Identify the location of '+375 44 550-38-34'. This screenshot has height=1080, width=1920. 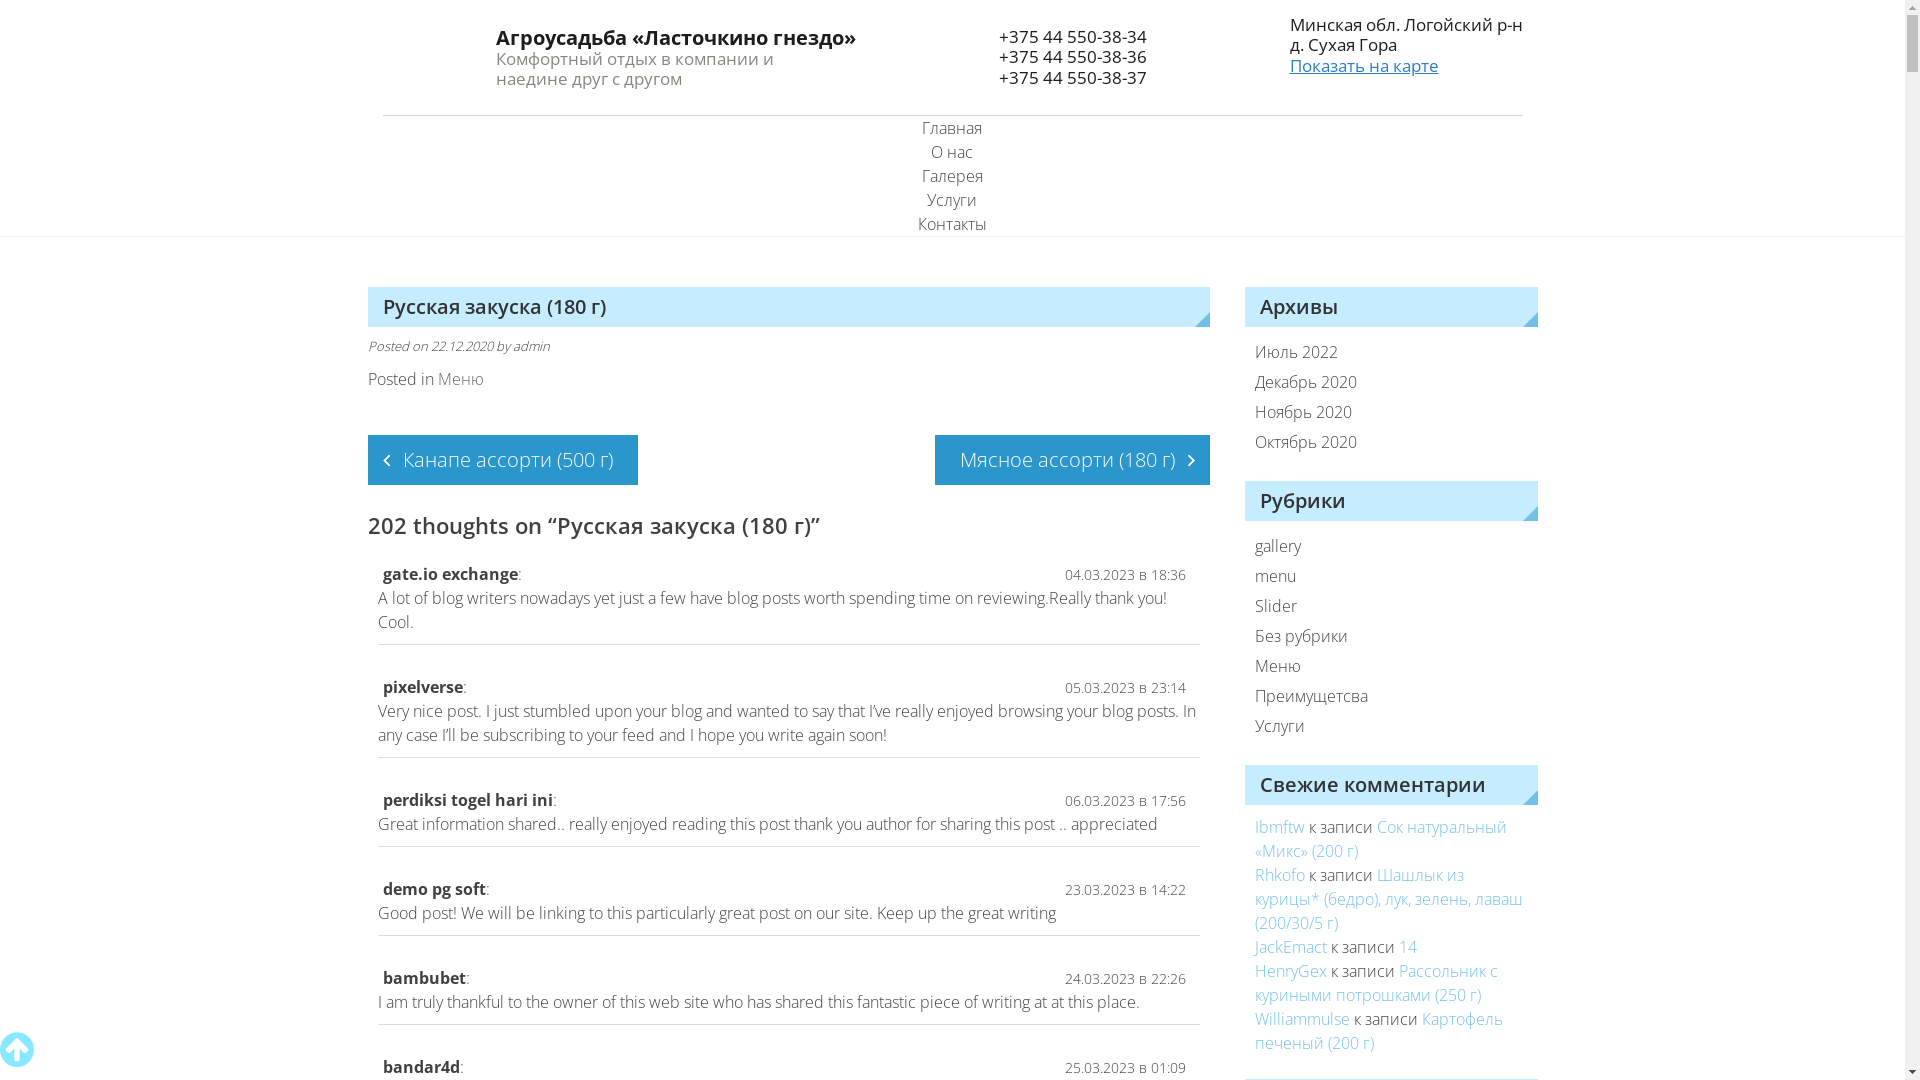
(1070, 36).